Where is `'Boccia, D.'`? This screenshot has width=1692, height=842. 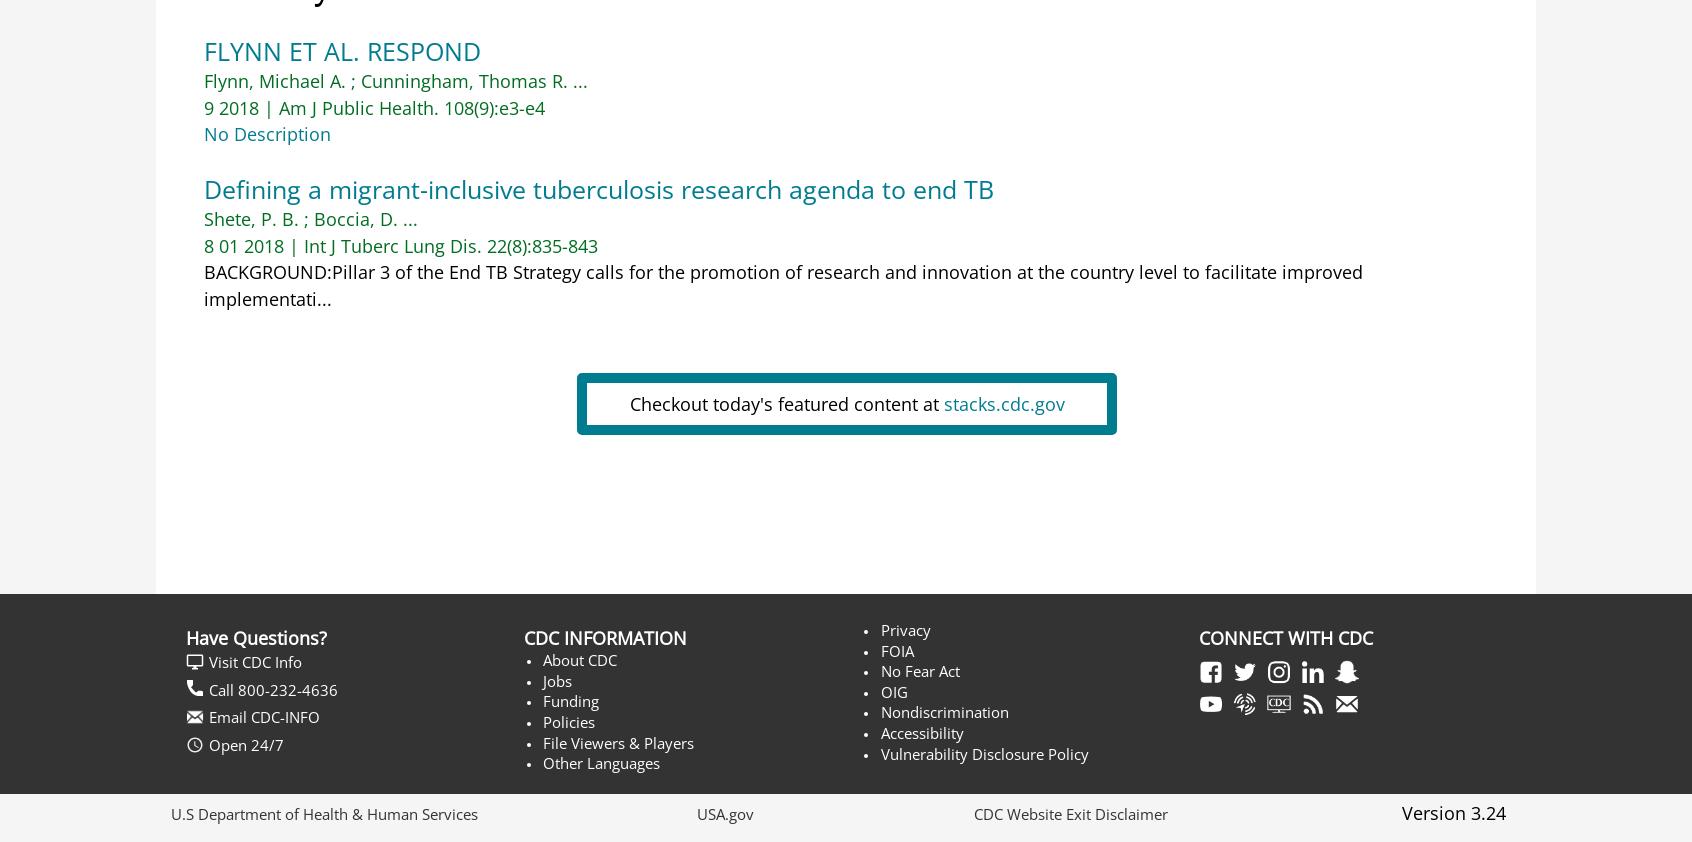
'Boccia, D.' is located at coordinates (312, 219).